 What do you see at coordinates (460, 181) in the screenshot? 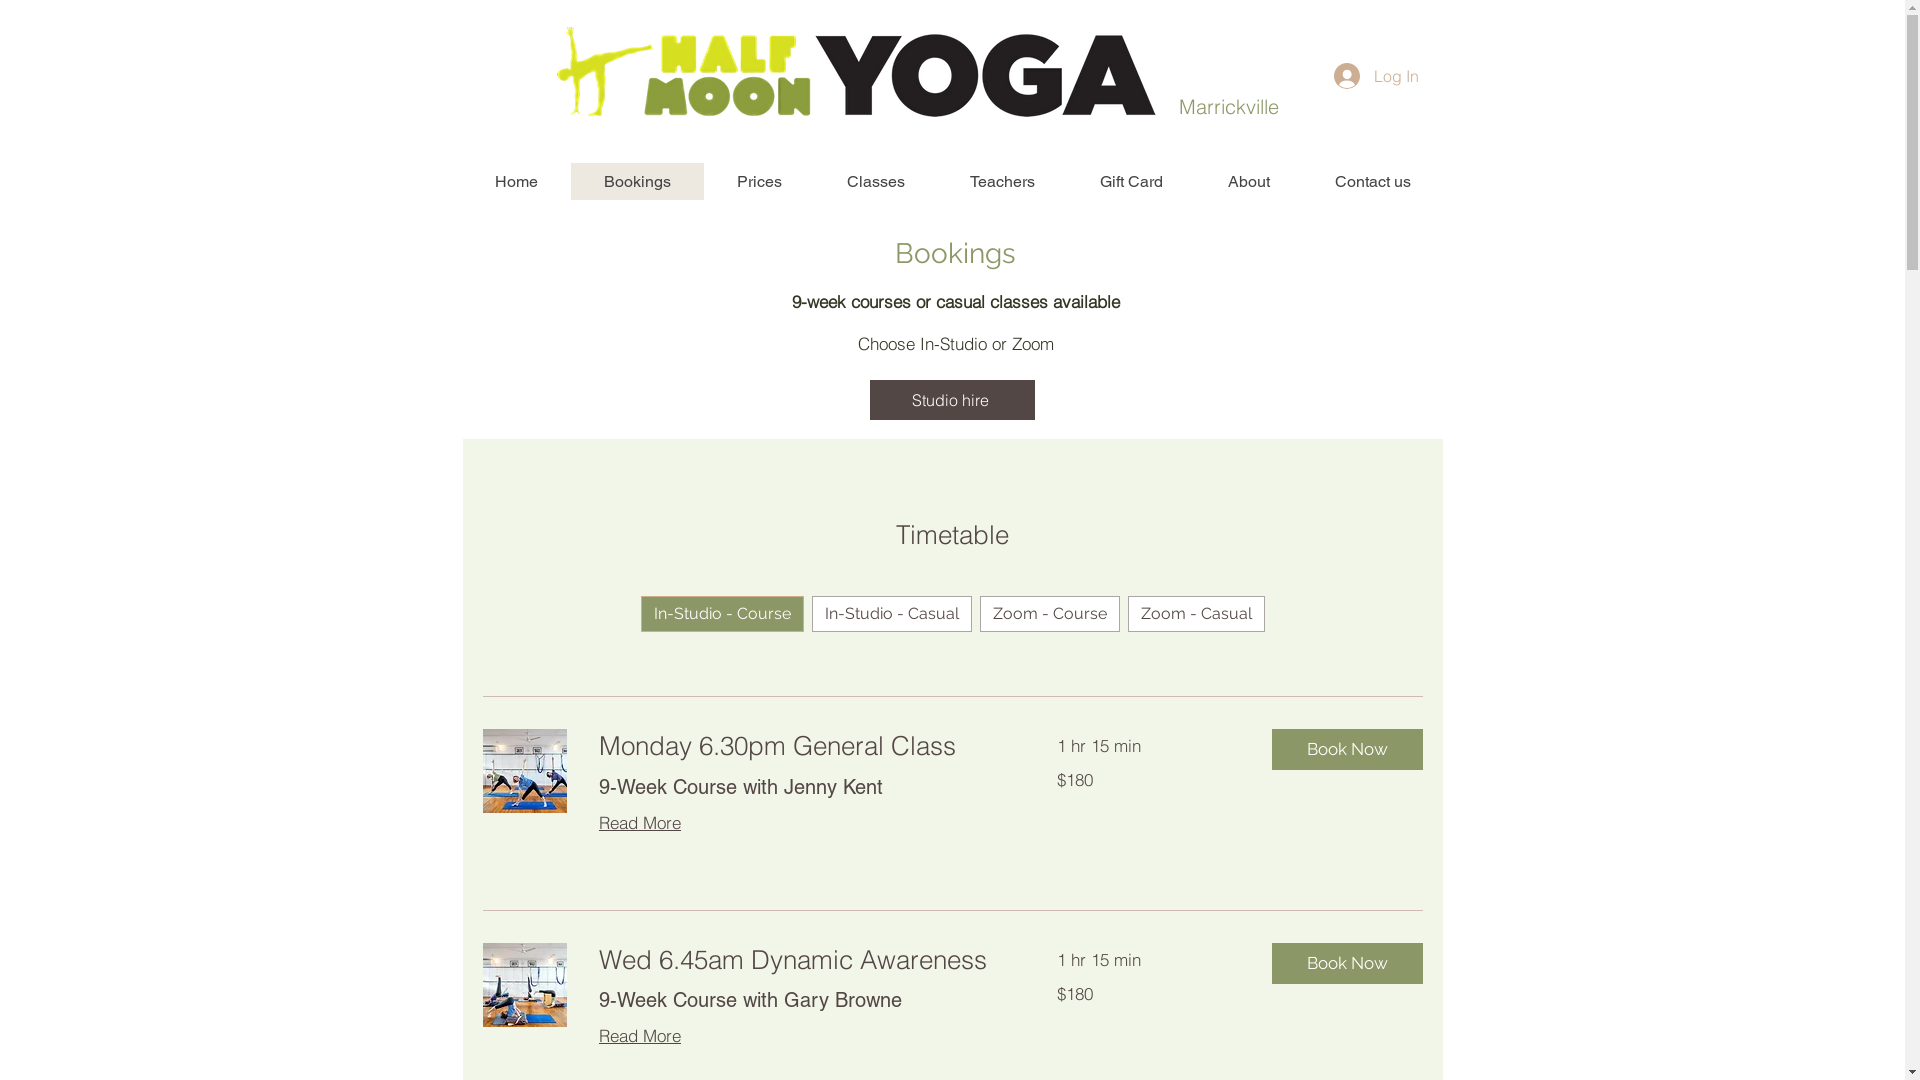
I see `'Home'` at bounding box center [460, 181].